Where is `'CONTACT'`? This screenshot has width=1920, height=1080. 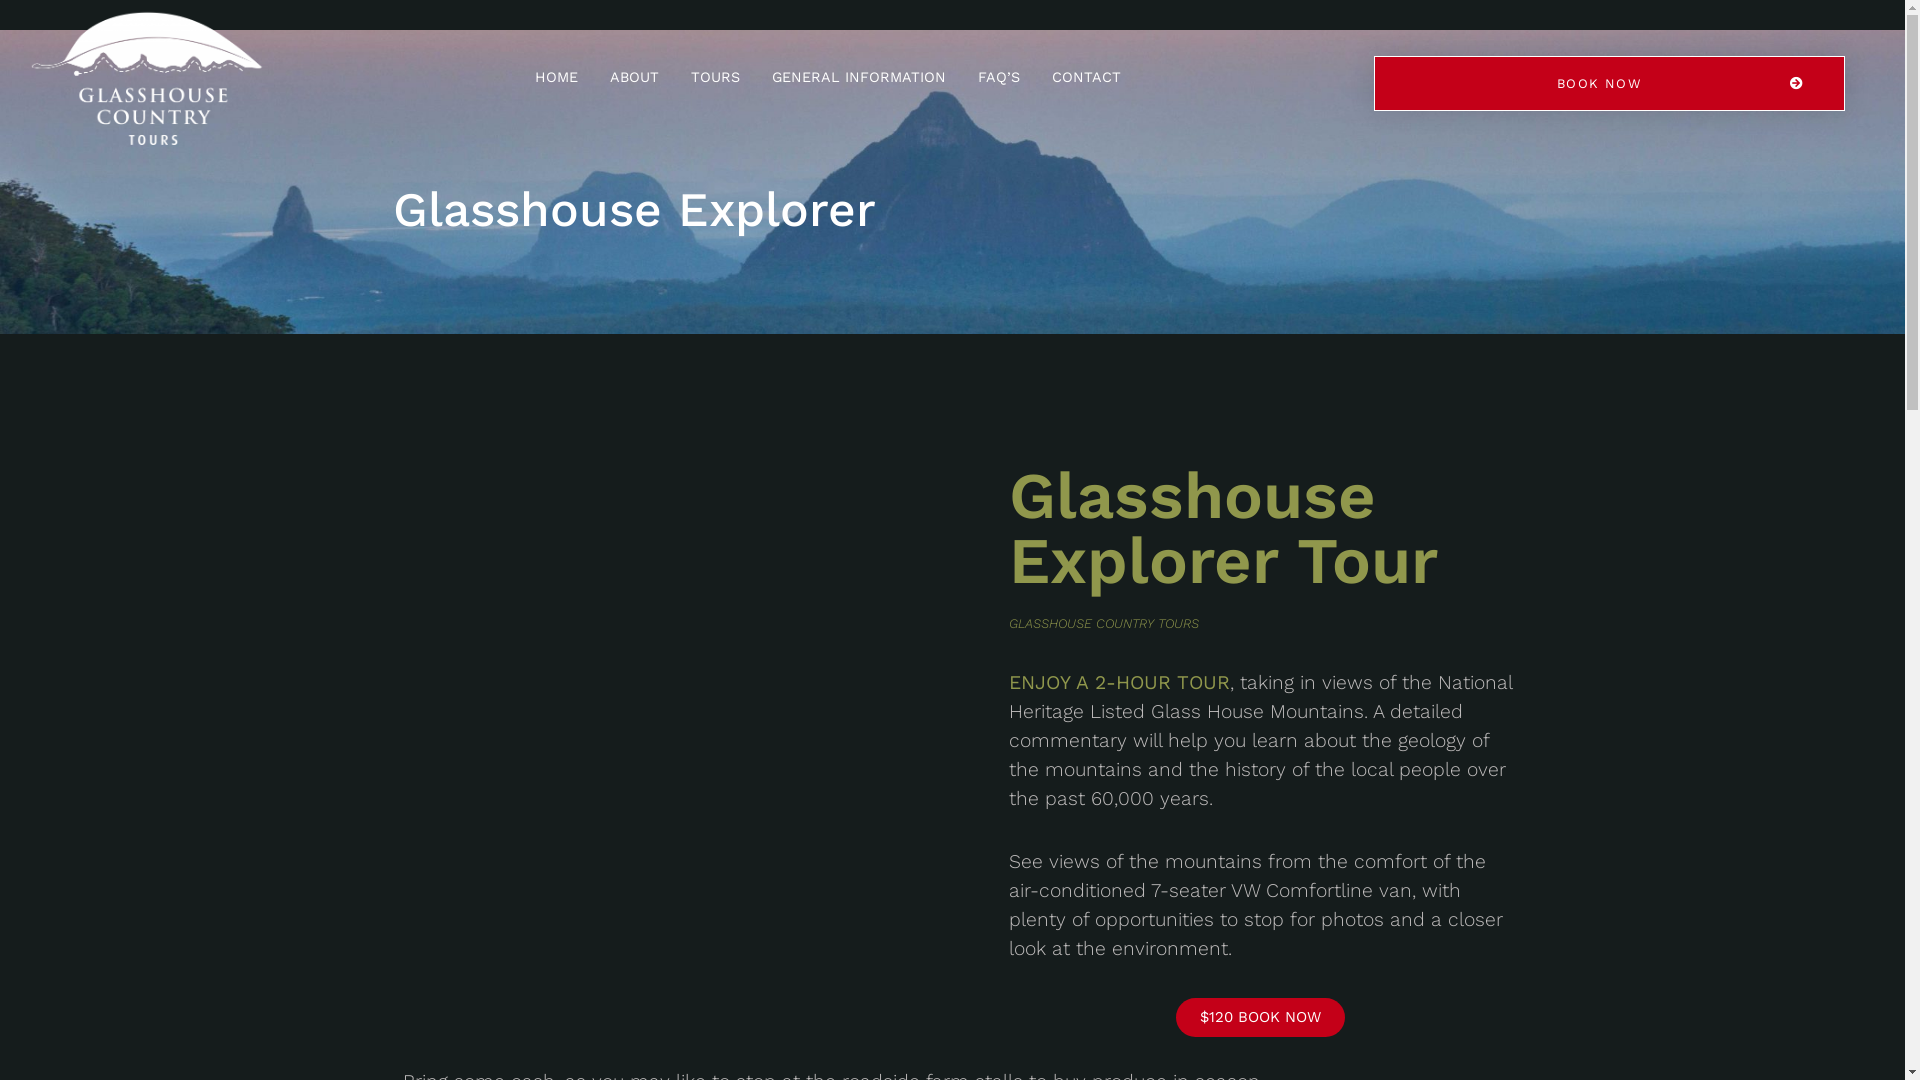
'CONTACT' is located at coordinates (1085, 76).